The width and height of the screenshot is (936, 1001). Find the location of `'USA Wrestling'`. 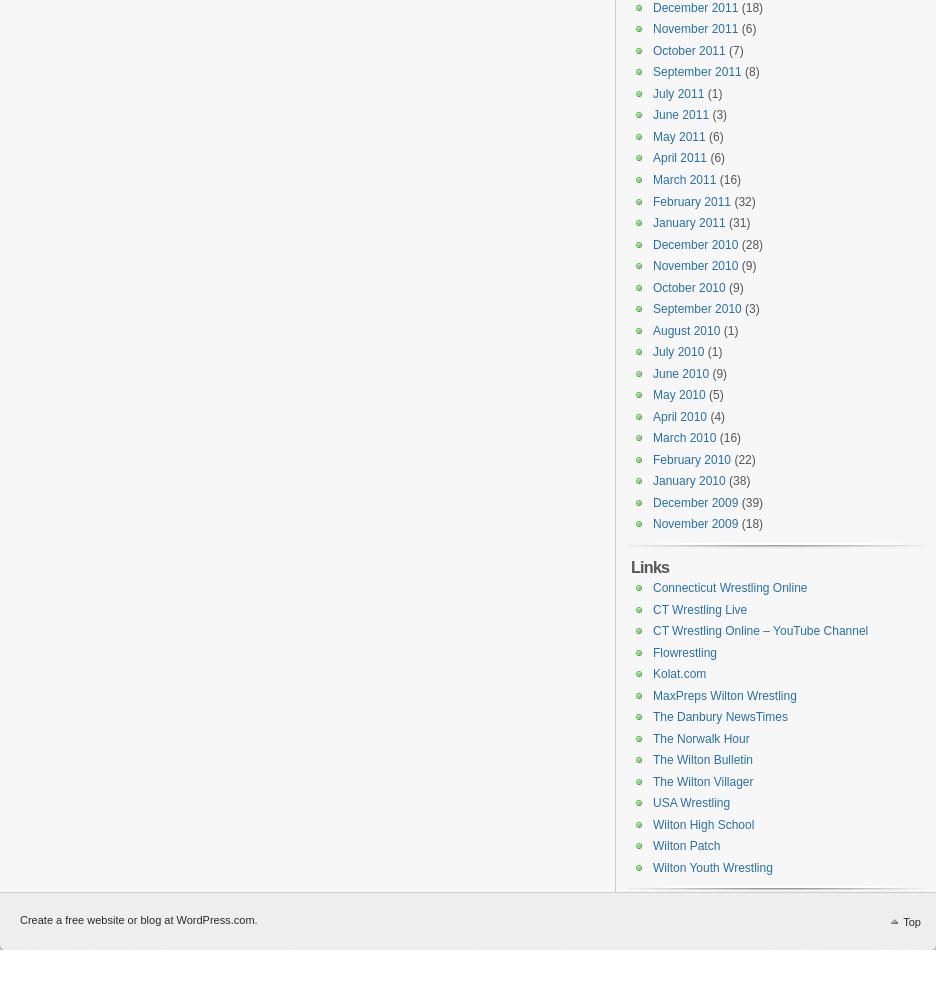

'USA Wrestling' is located at coordinates (691, 802).